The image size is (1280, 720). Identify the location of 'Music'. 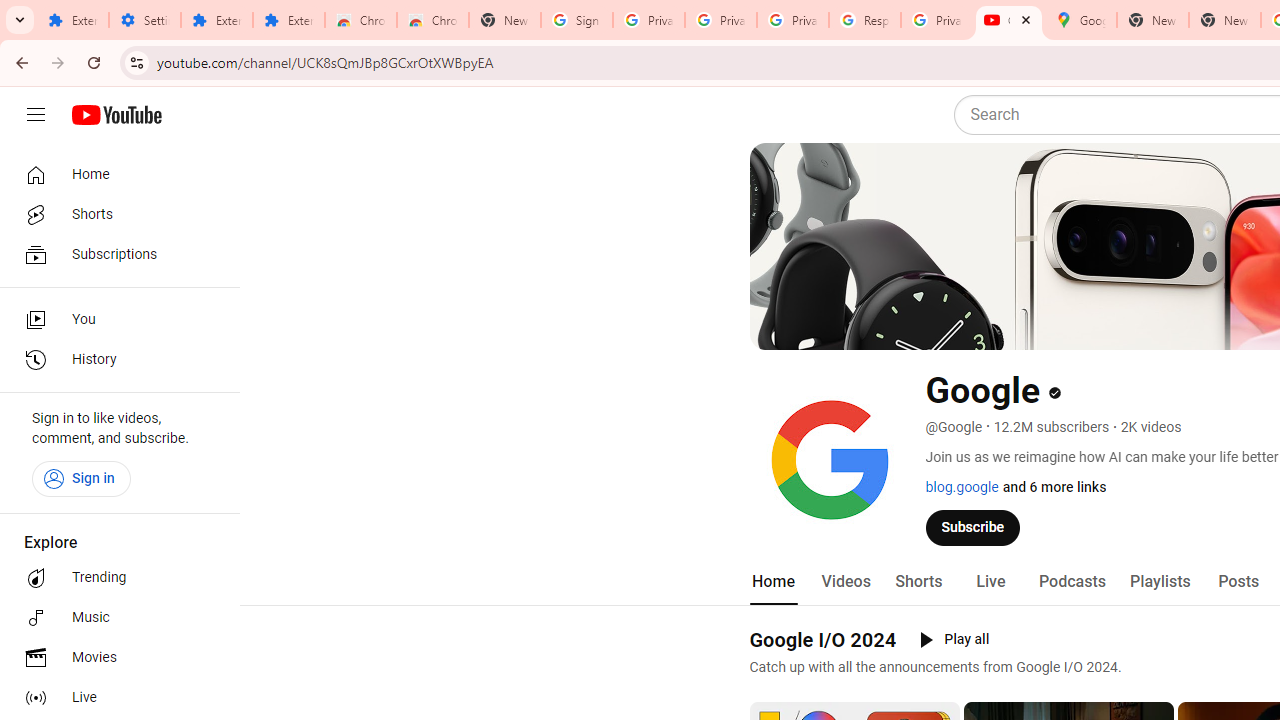
(112, 617).